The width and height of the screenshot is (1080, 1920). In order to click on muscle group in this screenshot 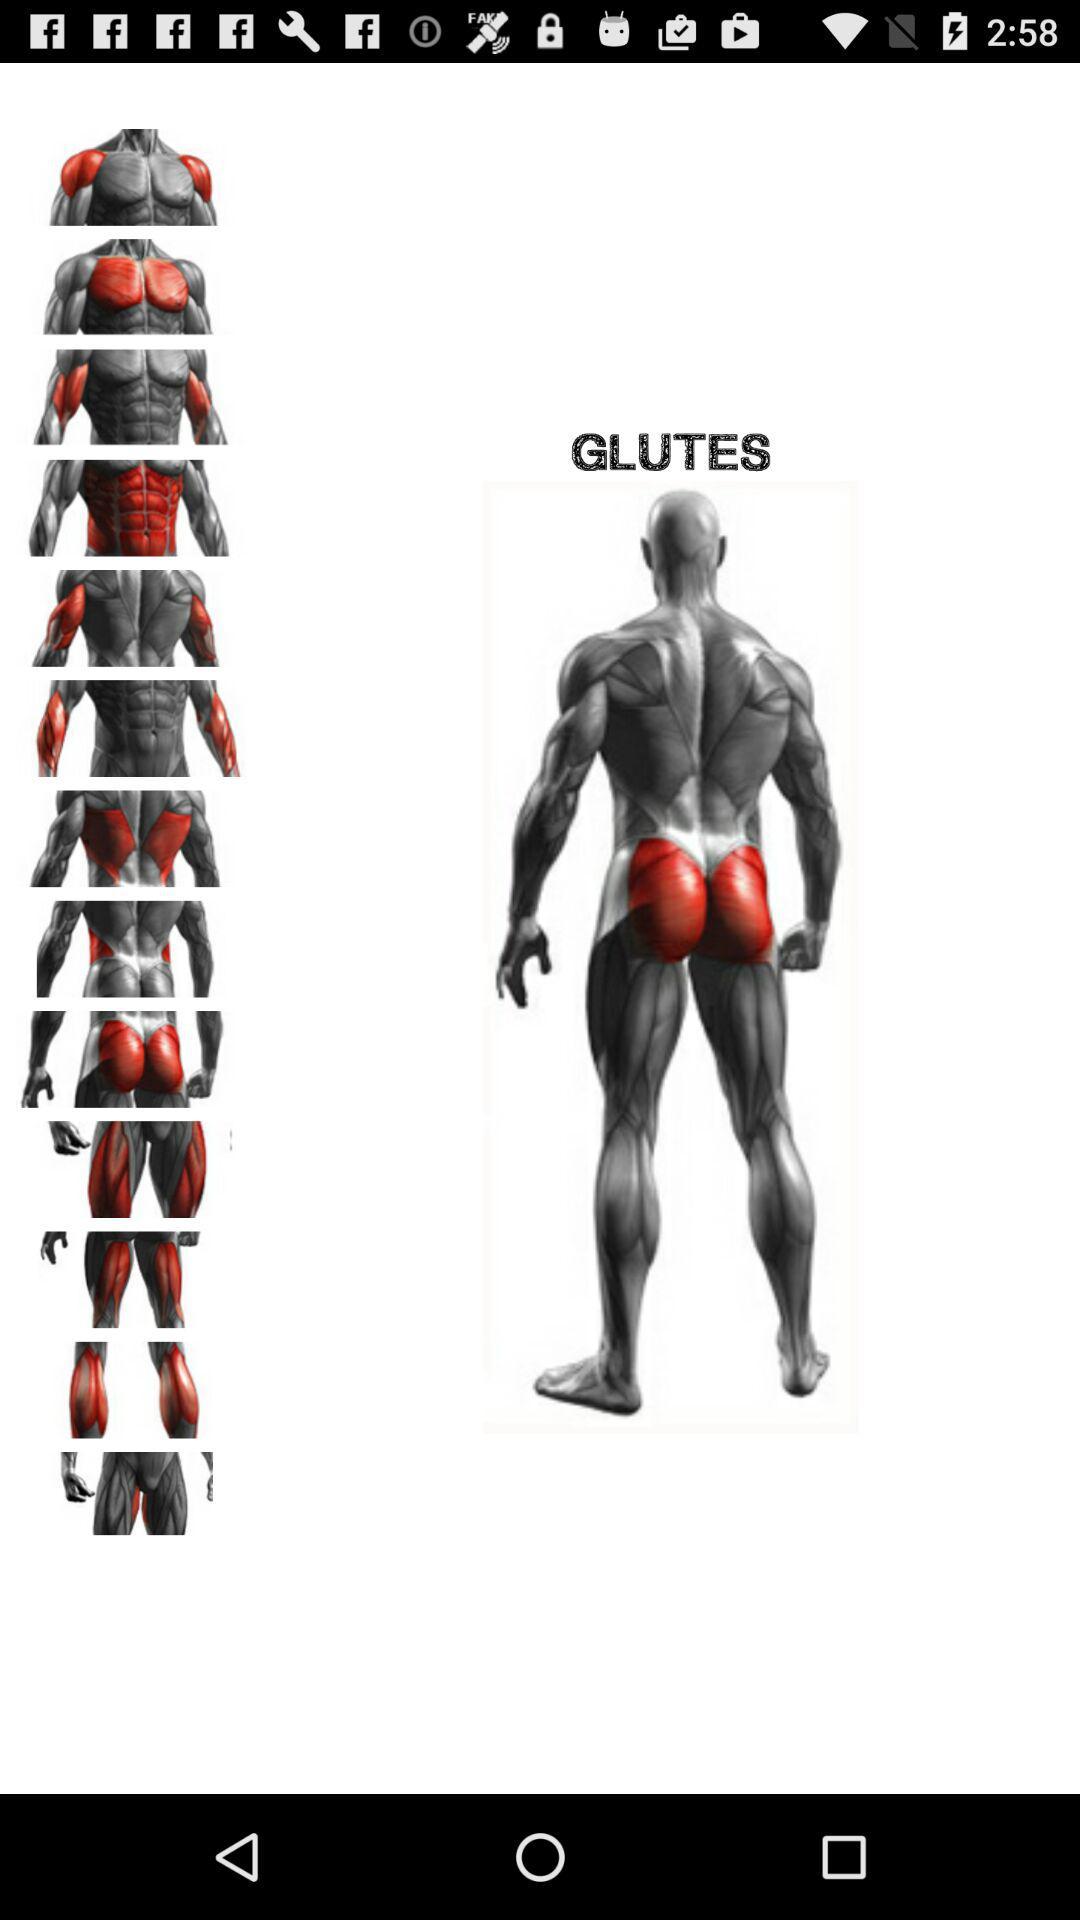, I will do `click(131, 1382)`.